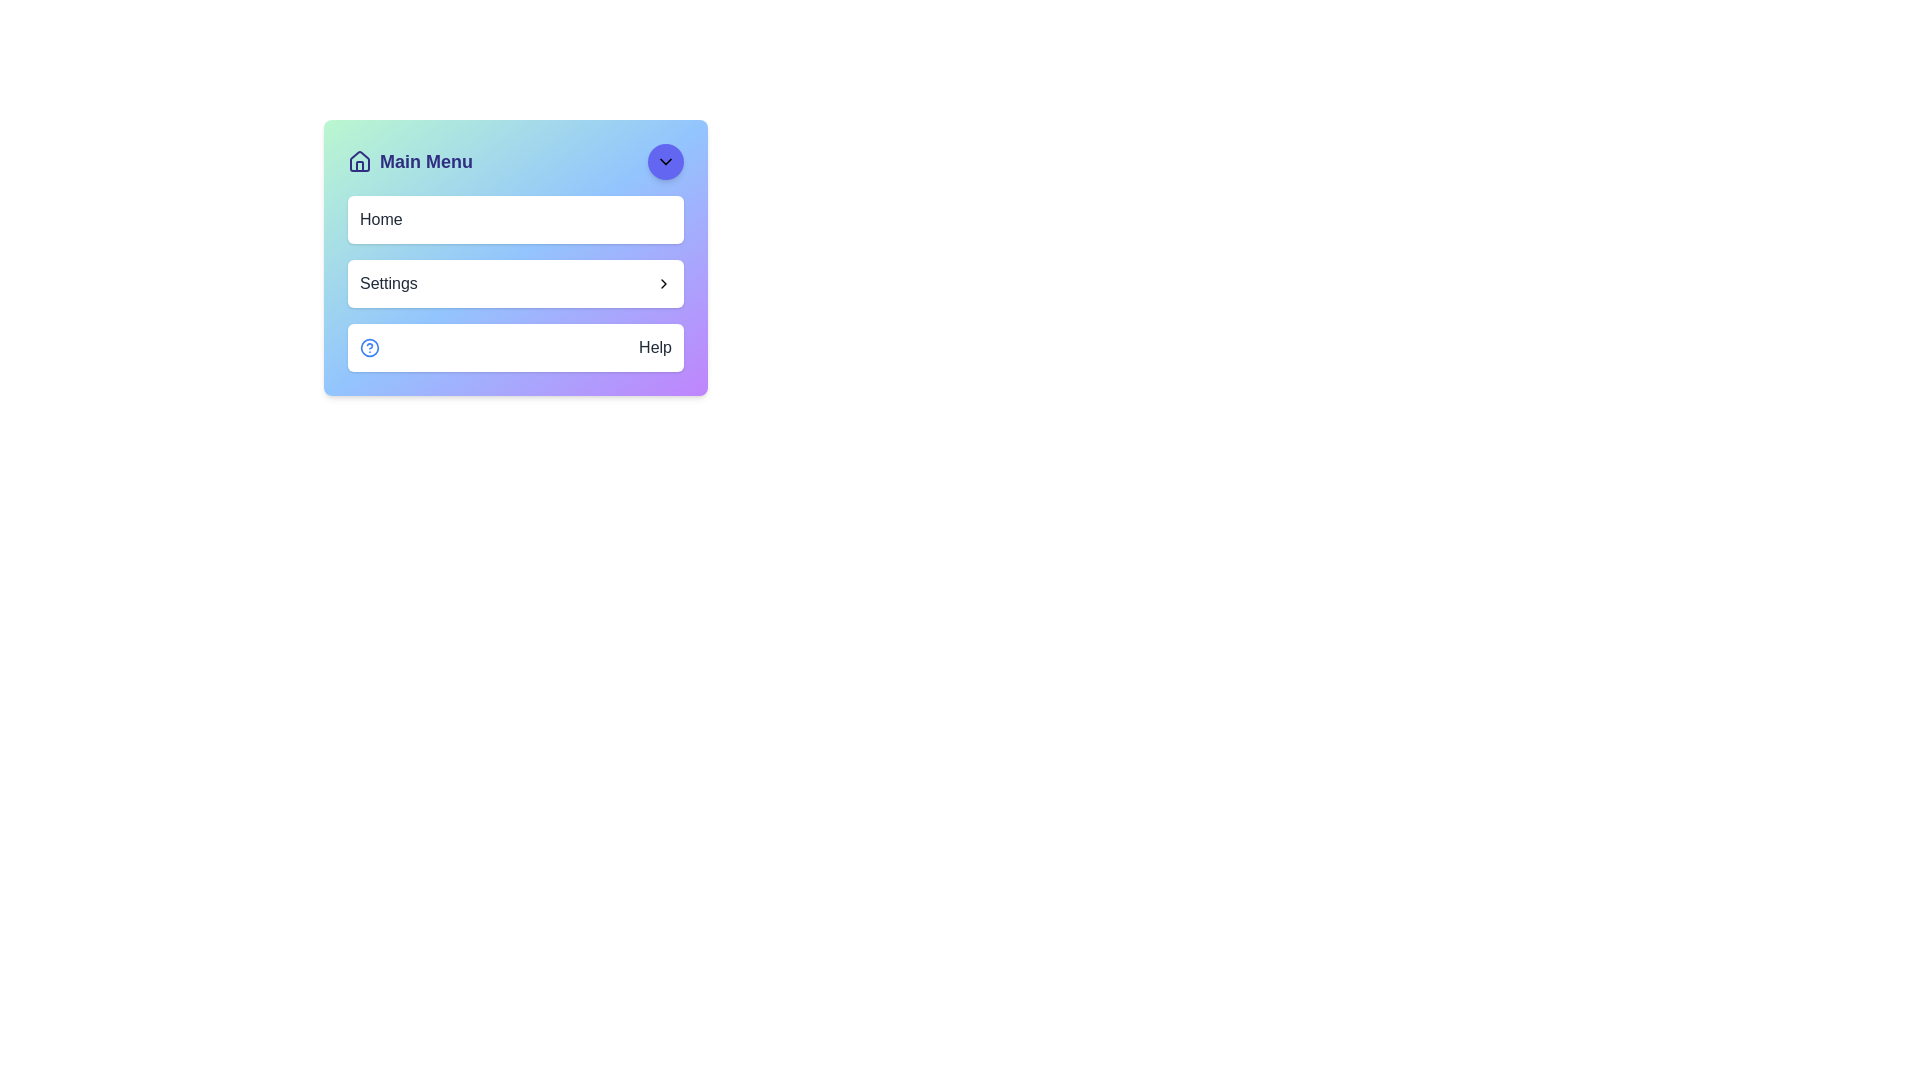 The image size is (1920, 1080). What do you see at coordinates (515, 346) in the screenshot?
I see `the help button located at the bottom-left of the interface, below the 'Settings' element` at bounding box center [515, 346].